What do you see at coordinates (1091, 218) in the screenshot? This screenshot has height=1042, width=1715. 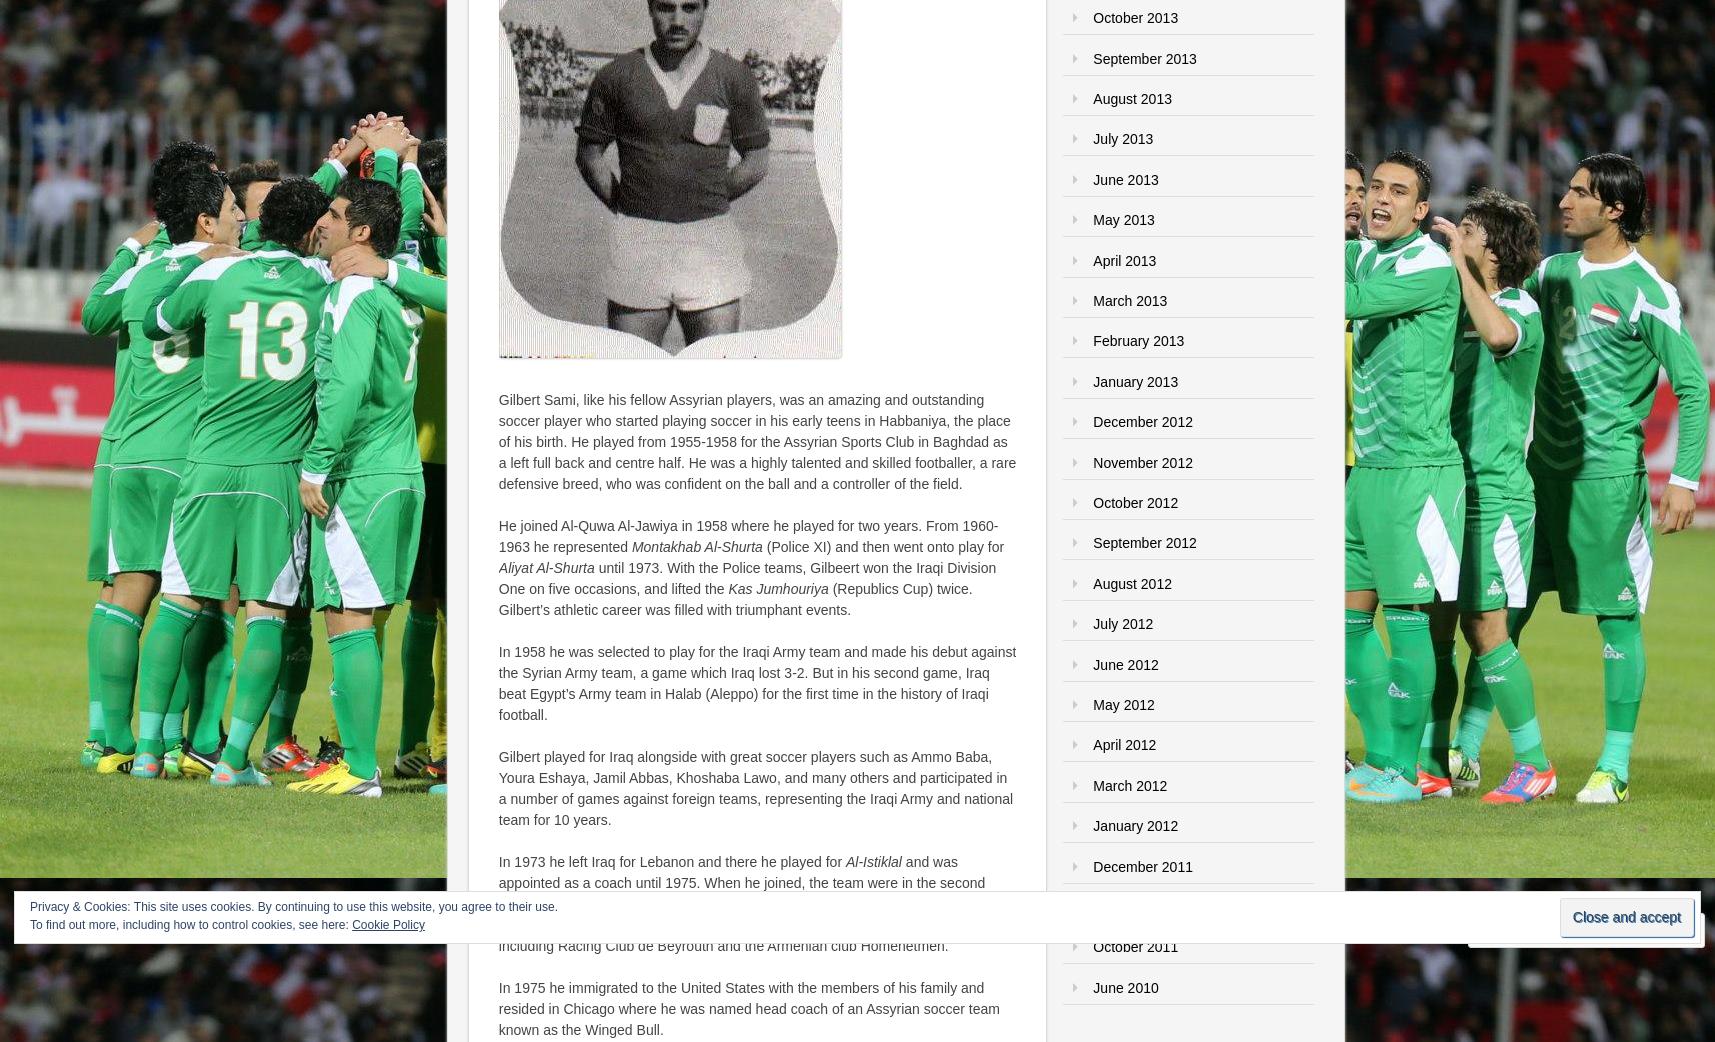 I see `'May 2013'` at bounding box center [1091, 218].